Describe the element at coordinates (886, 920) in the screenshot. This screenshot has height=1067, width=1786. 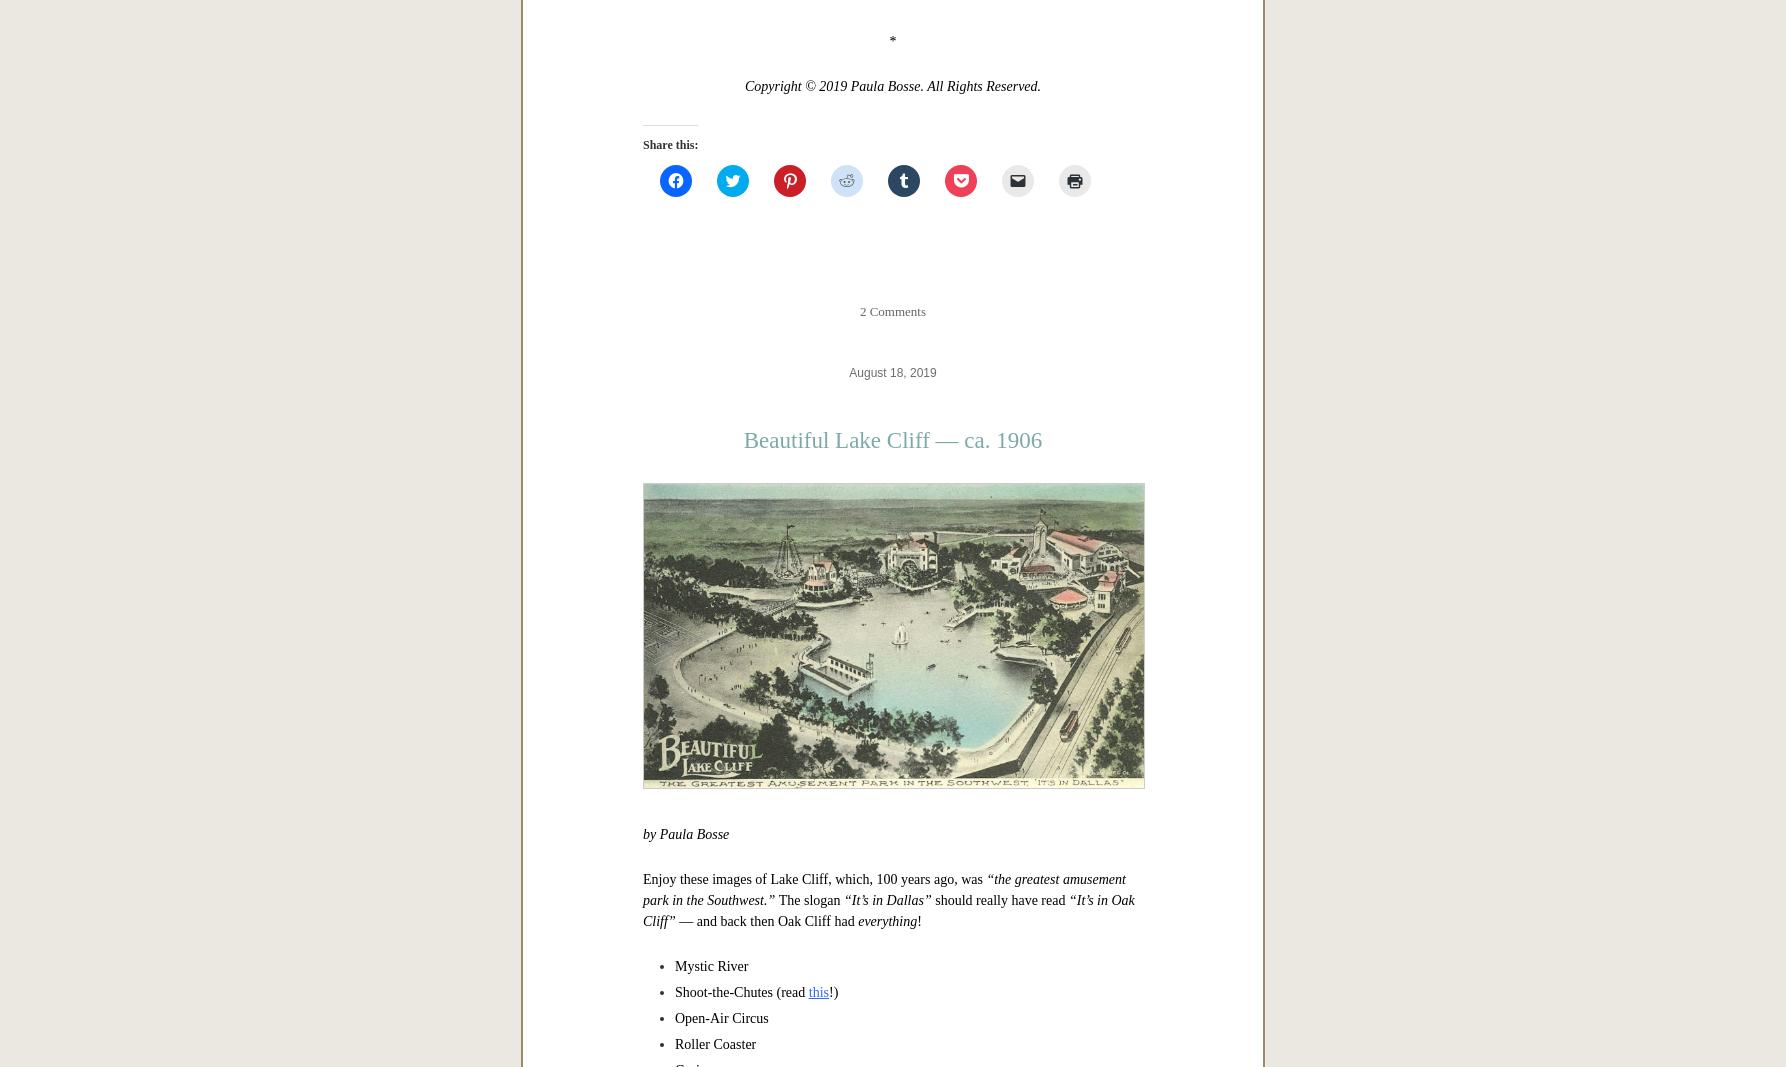
I see `'everything'` at that location.